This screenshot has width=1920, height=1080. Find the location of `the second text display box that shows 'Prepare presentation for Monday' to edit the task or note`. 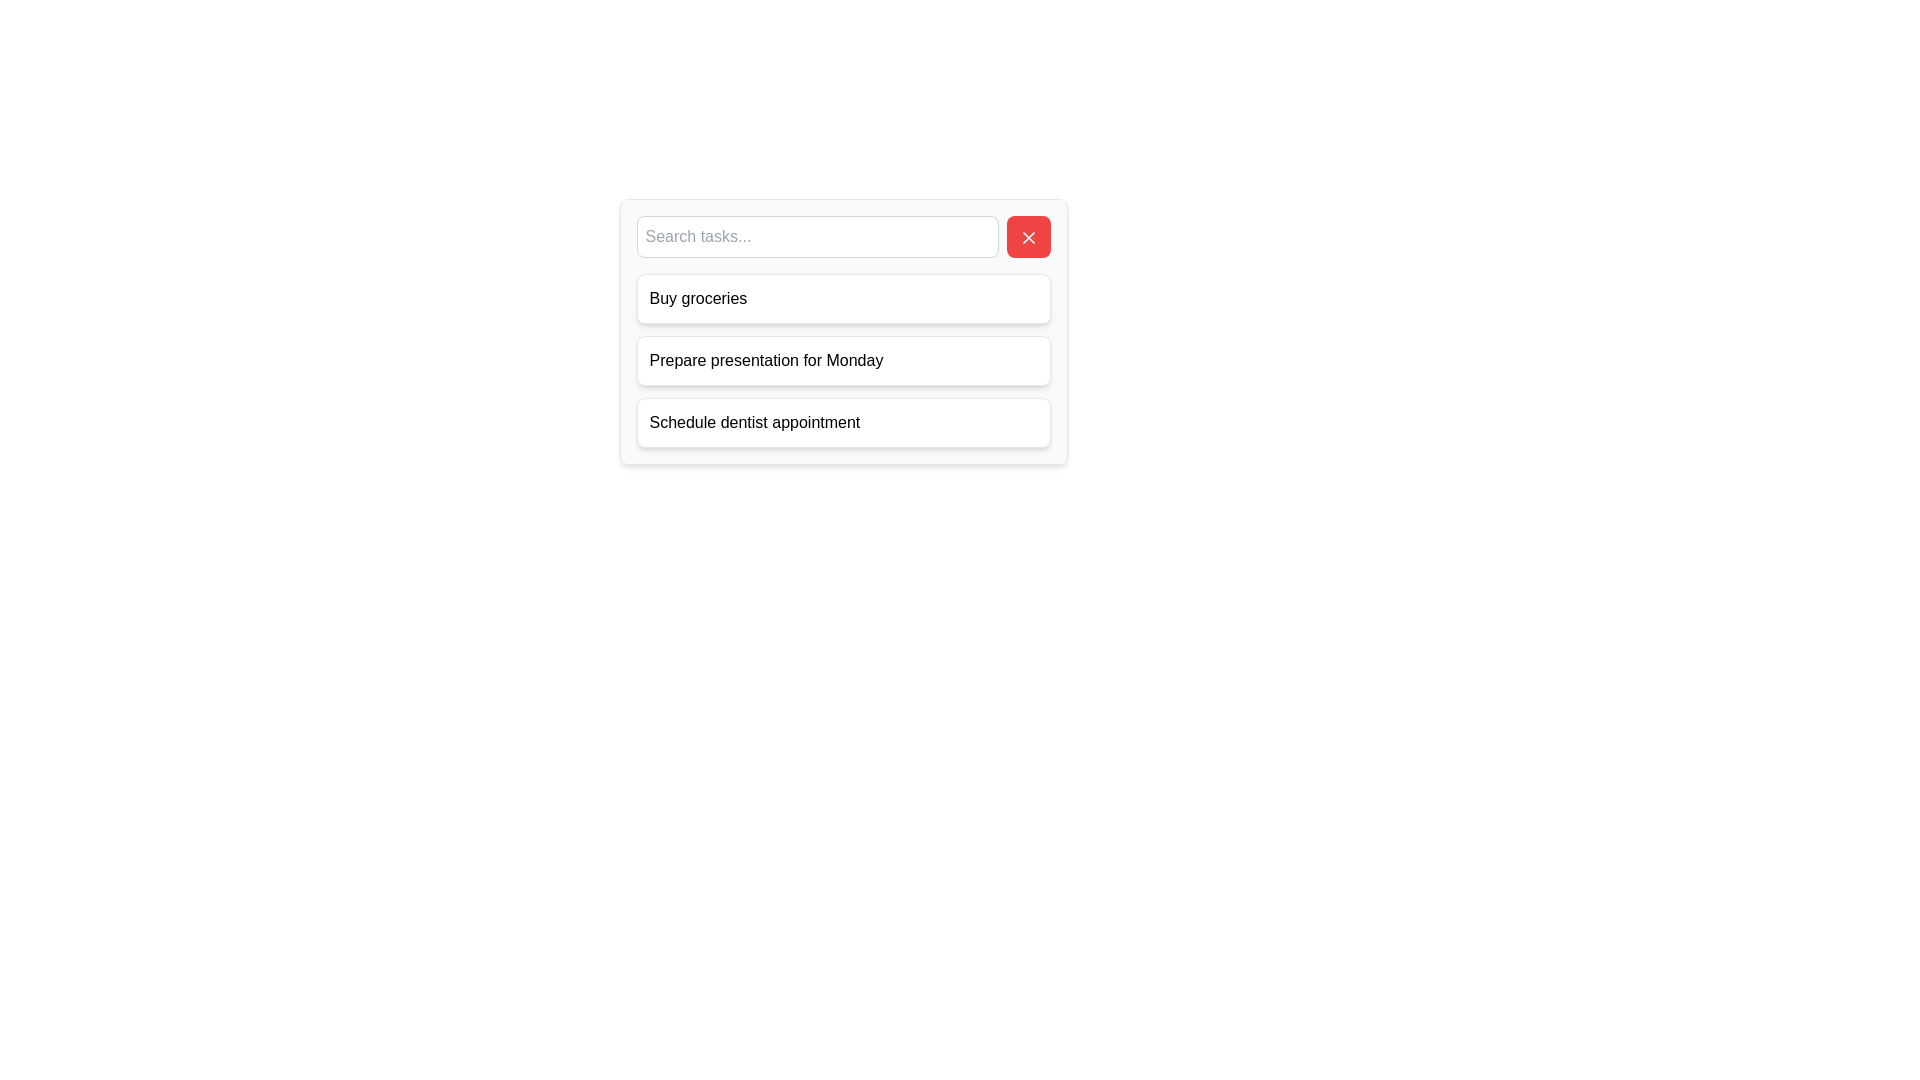

the second text display box that shows 'Prepare presentation for Monday' to edit the task or note is located at coordinates (843, 330).